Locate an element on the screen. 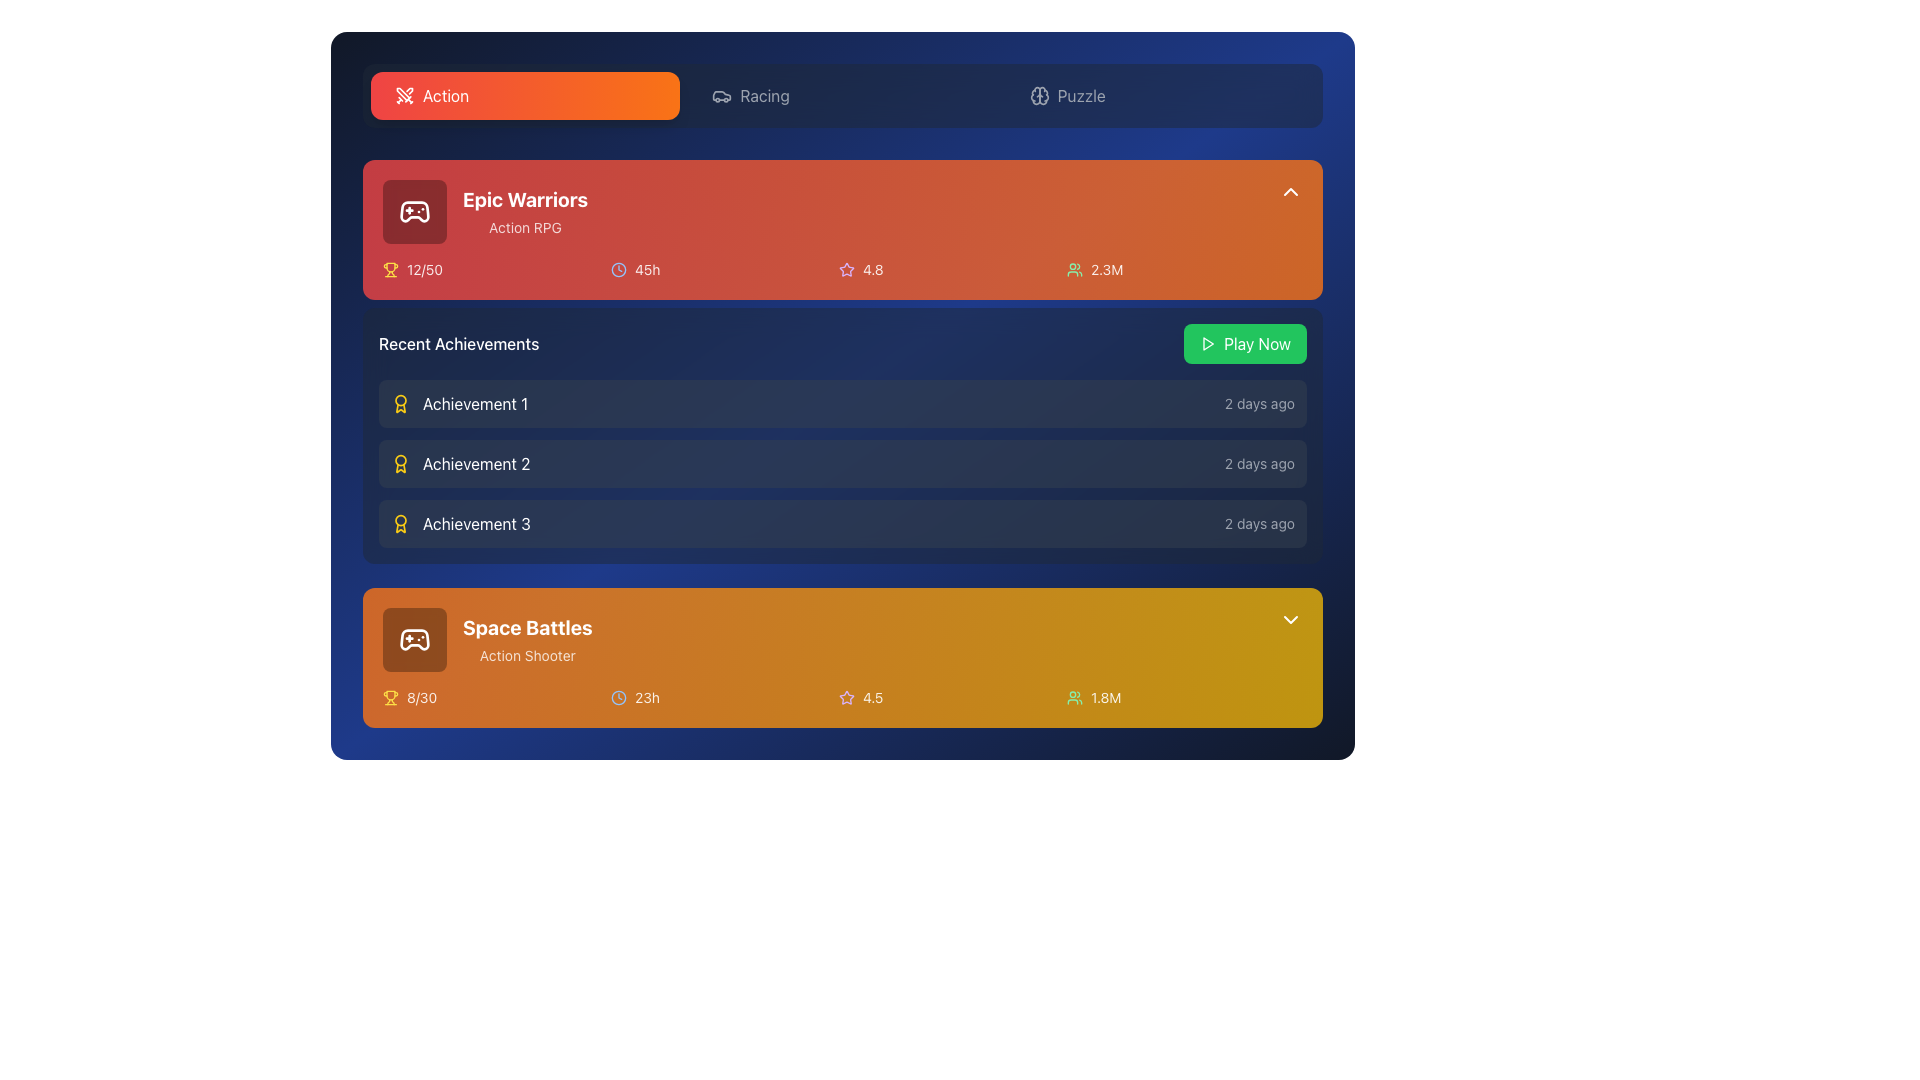 The image size is (1920, 1080). the play action icon within the green 'Play Now' button located in the top-right quadrant of the 'Epic Warriors' game entry to initiate the play action is located at coordinates (1207, 342).